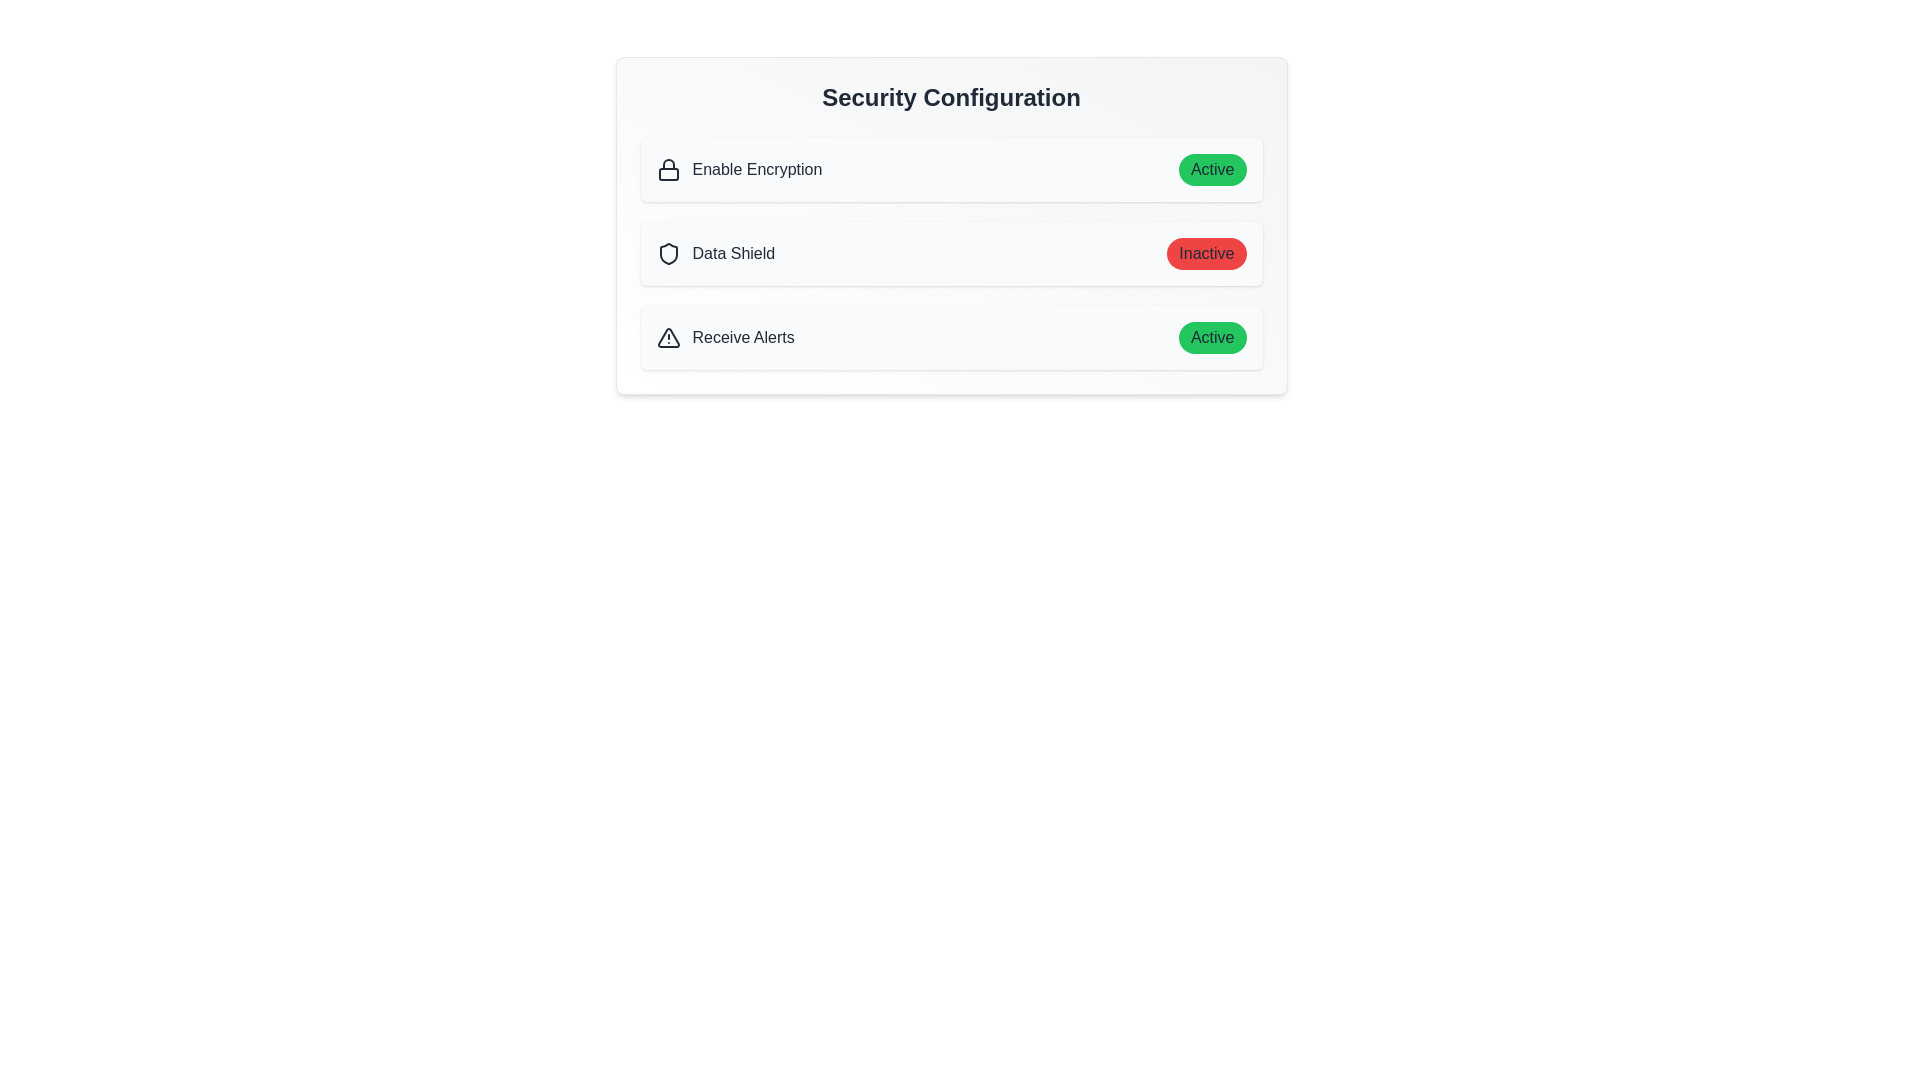 The image size is (1920, 1080). Describe the element at coordinates (668, 253) in the screenshot. I see `the 'Data Shield' icon located to the left of the 'Data Shield' label in the second row of the list within the 'Security Configuration' module, which symbolizes security or protection` at that location.